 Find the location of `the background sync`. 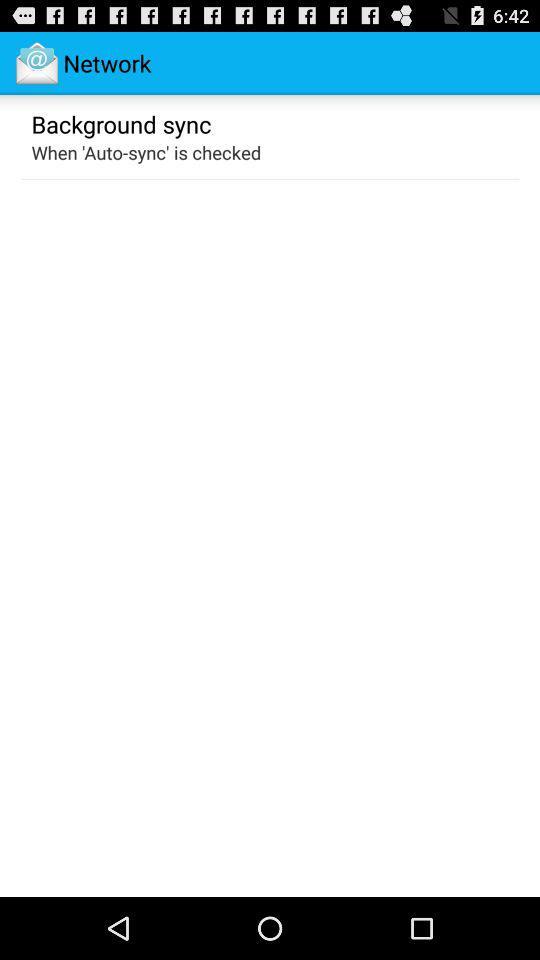

the background sync is located at coordinates (121, 122).